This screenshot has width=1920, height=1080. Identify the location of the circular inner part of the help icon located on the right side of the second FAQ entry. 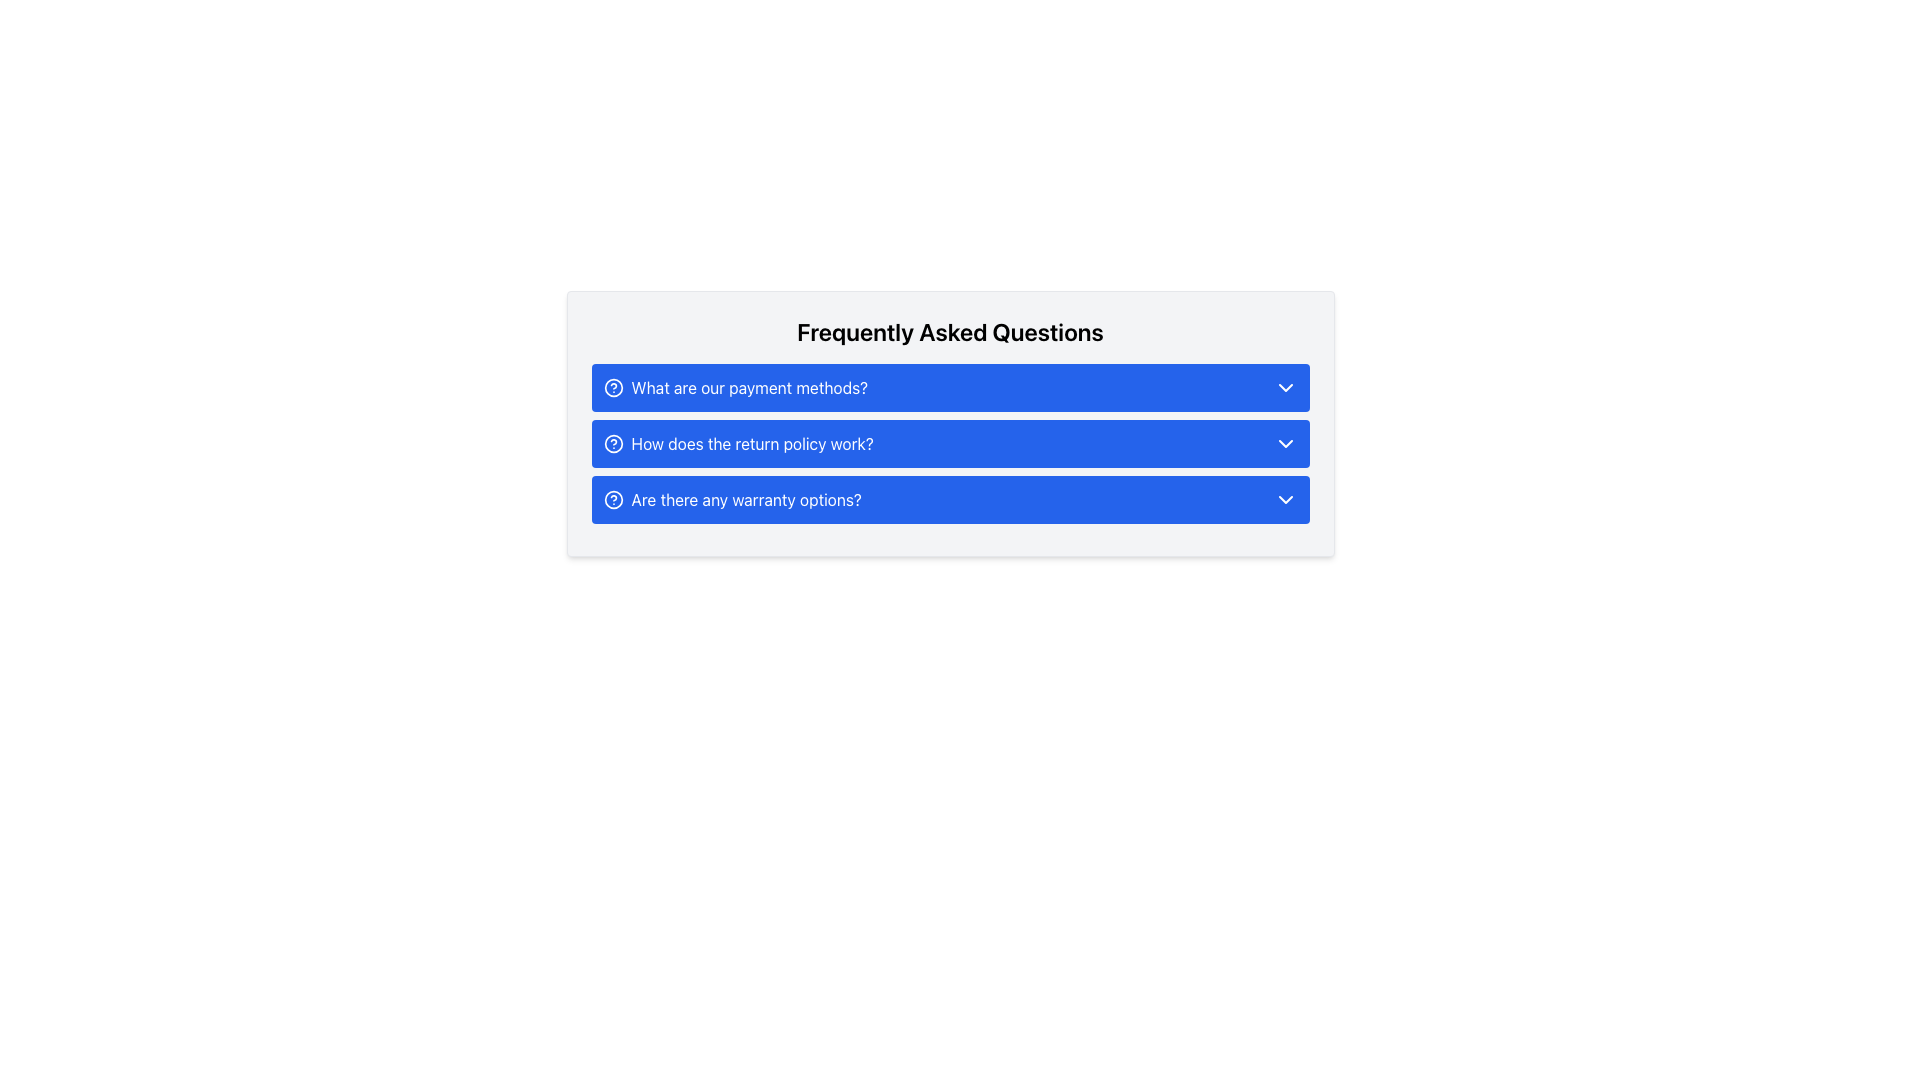
(612, 442).